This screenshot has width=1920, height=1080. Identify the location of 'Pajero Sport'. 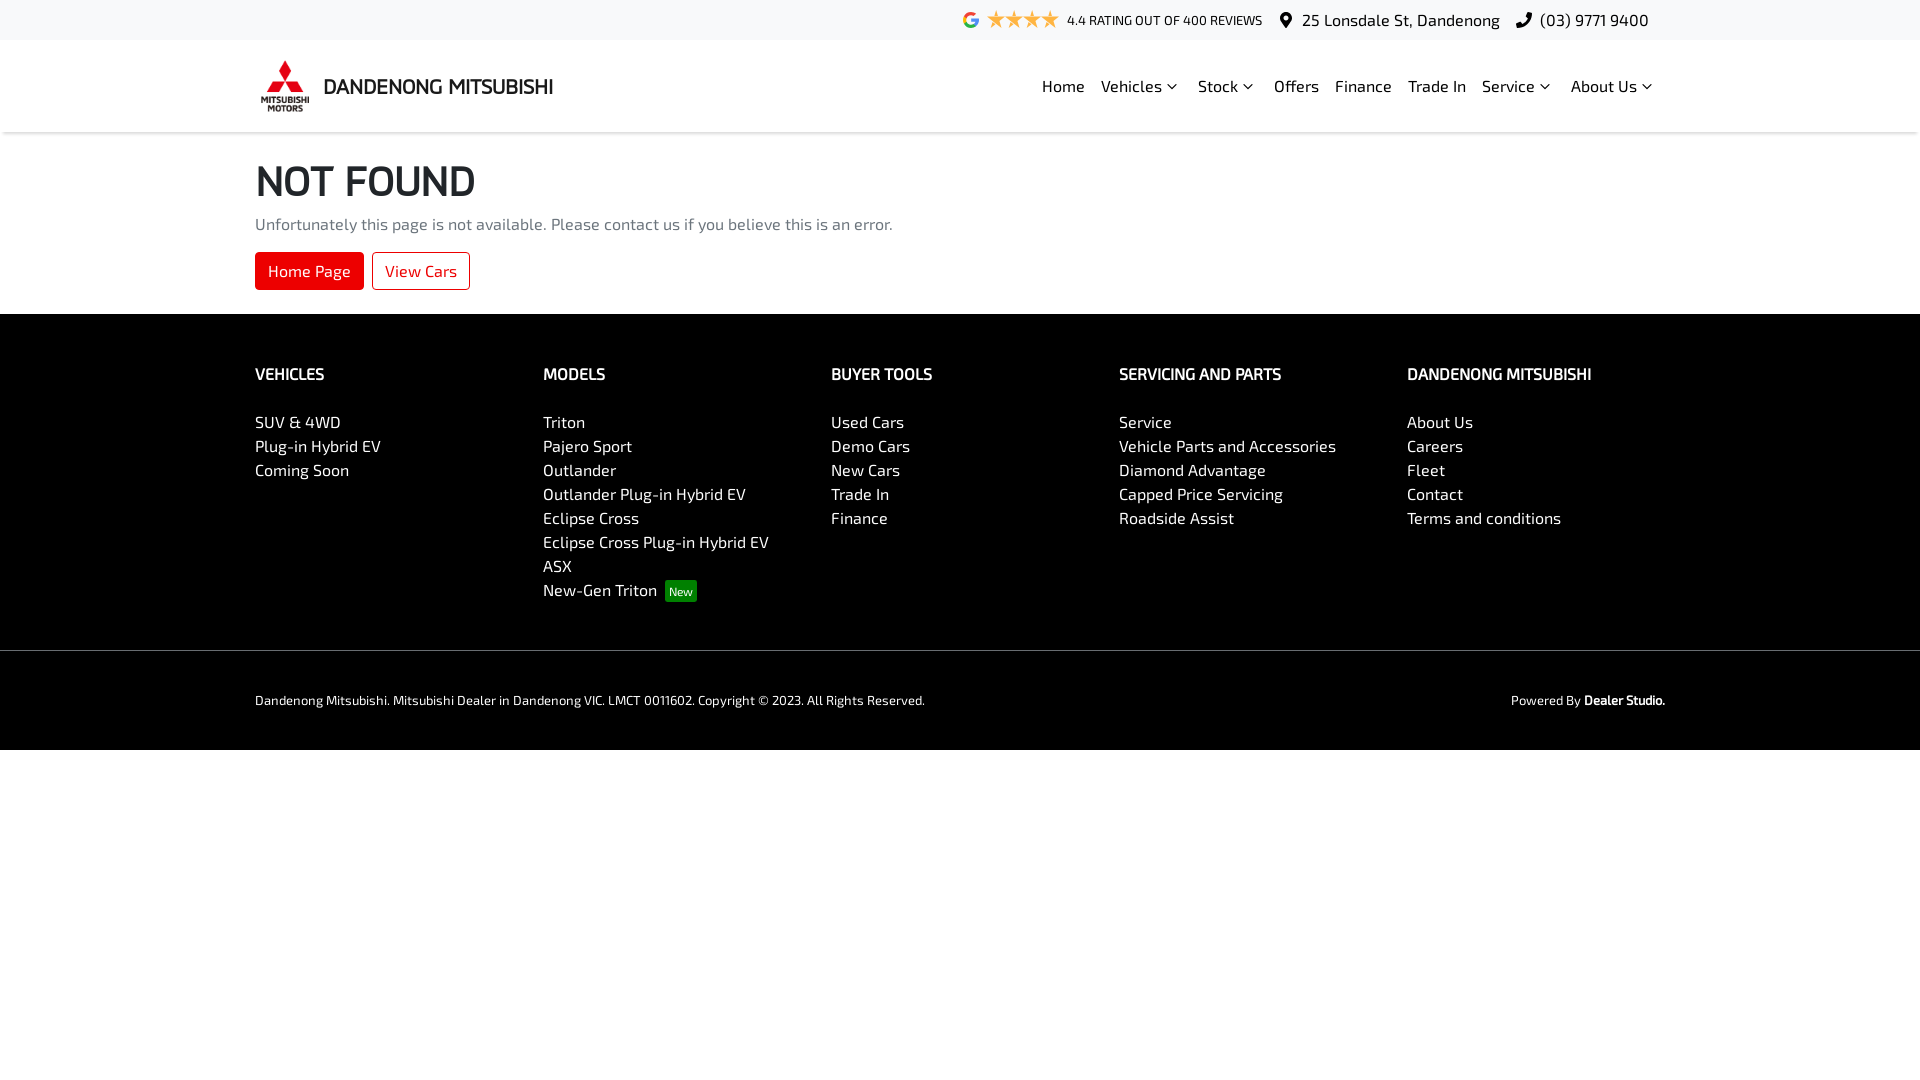
(586, 444).